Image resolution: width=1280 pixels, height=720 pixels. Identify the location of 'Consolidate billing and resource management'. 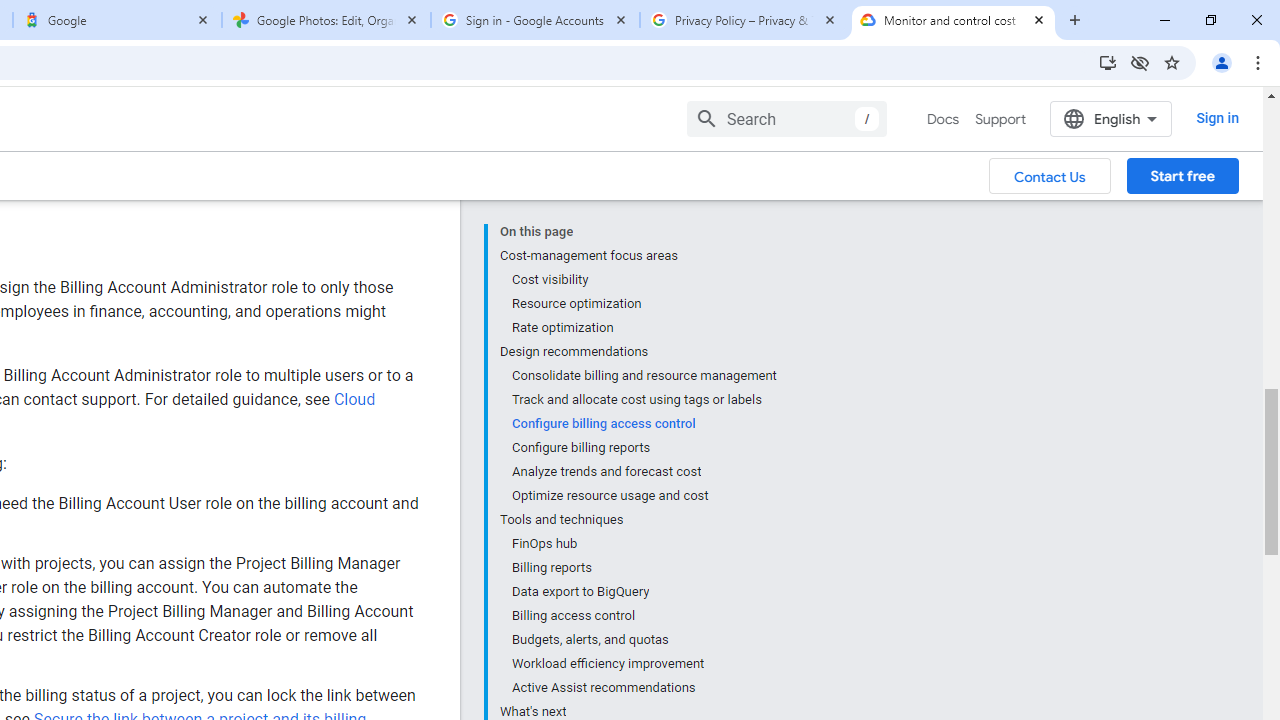
(643, 376).